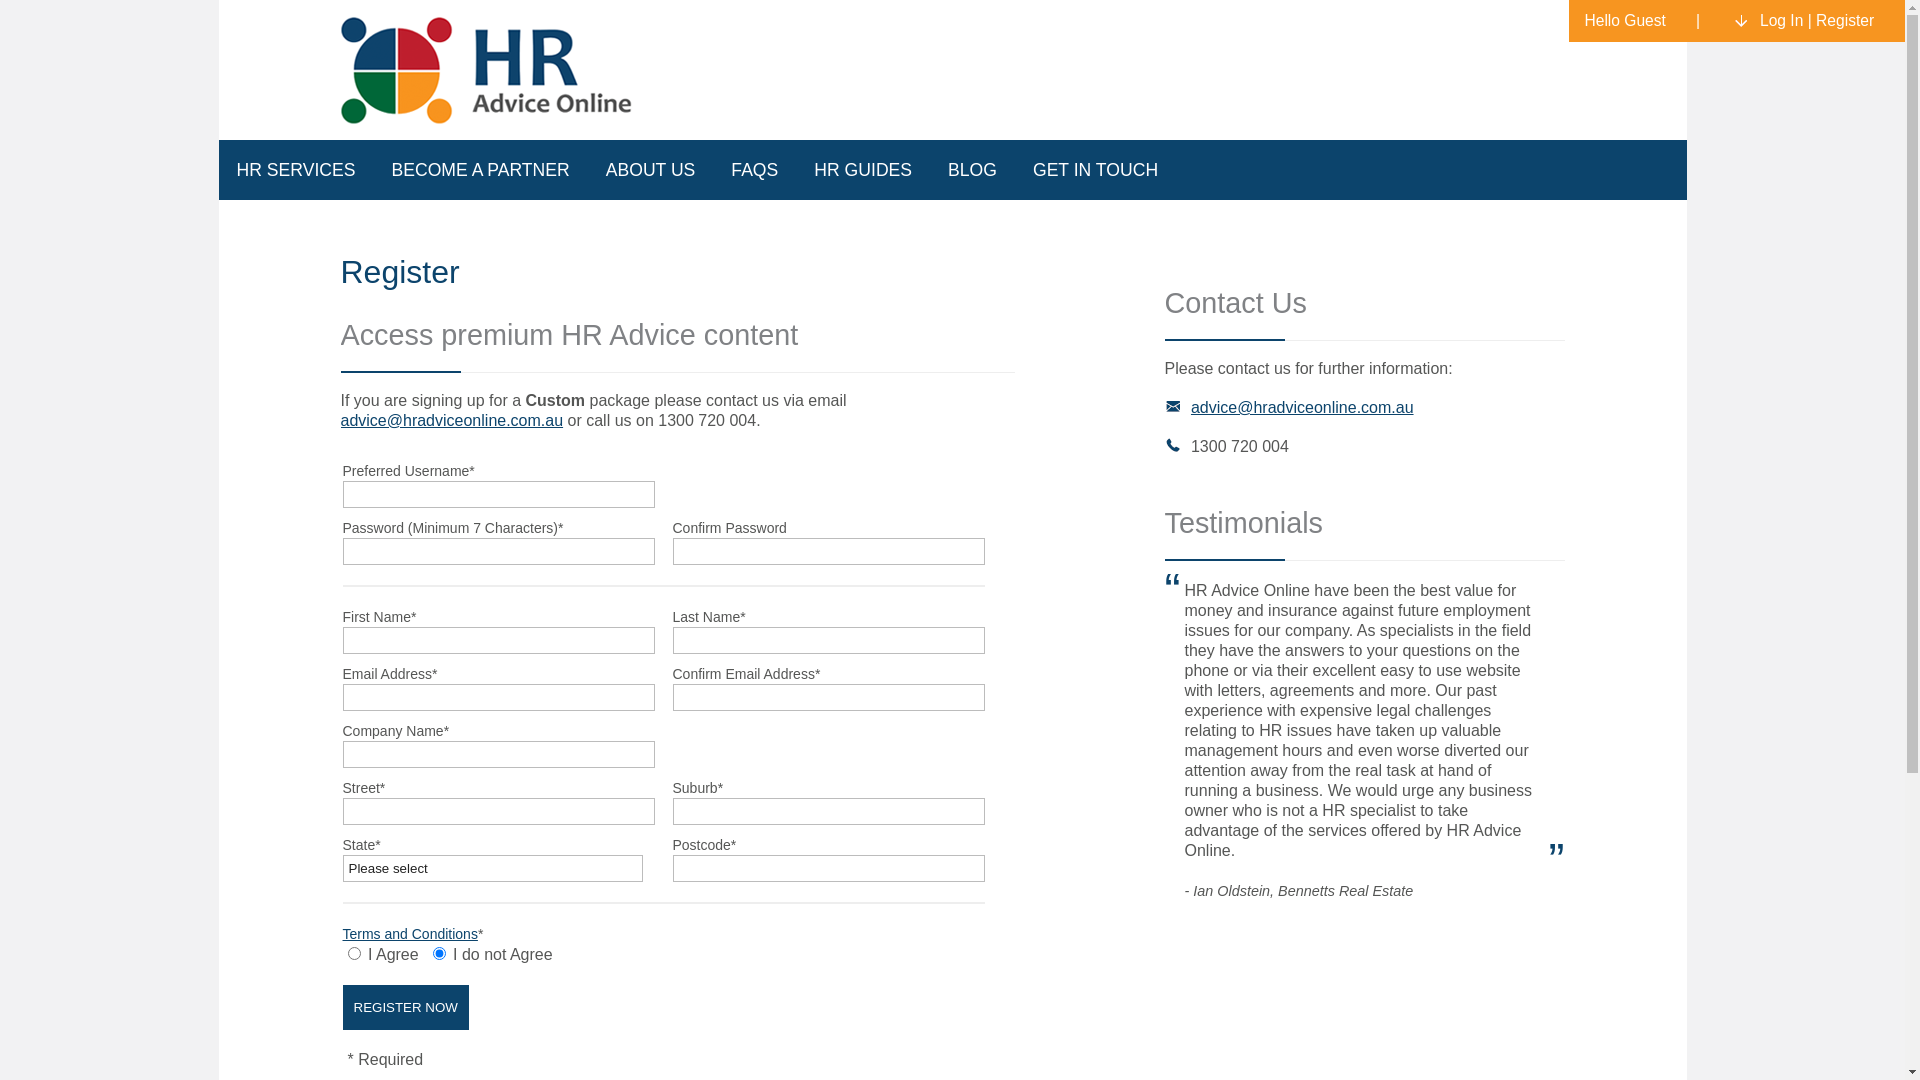 This screenshot has width=1920, height=1080. I want to click on 'Terms and Conditions', so click(408, 933).